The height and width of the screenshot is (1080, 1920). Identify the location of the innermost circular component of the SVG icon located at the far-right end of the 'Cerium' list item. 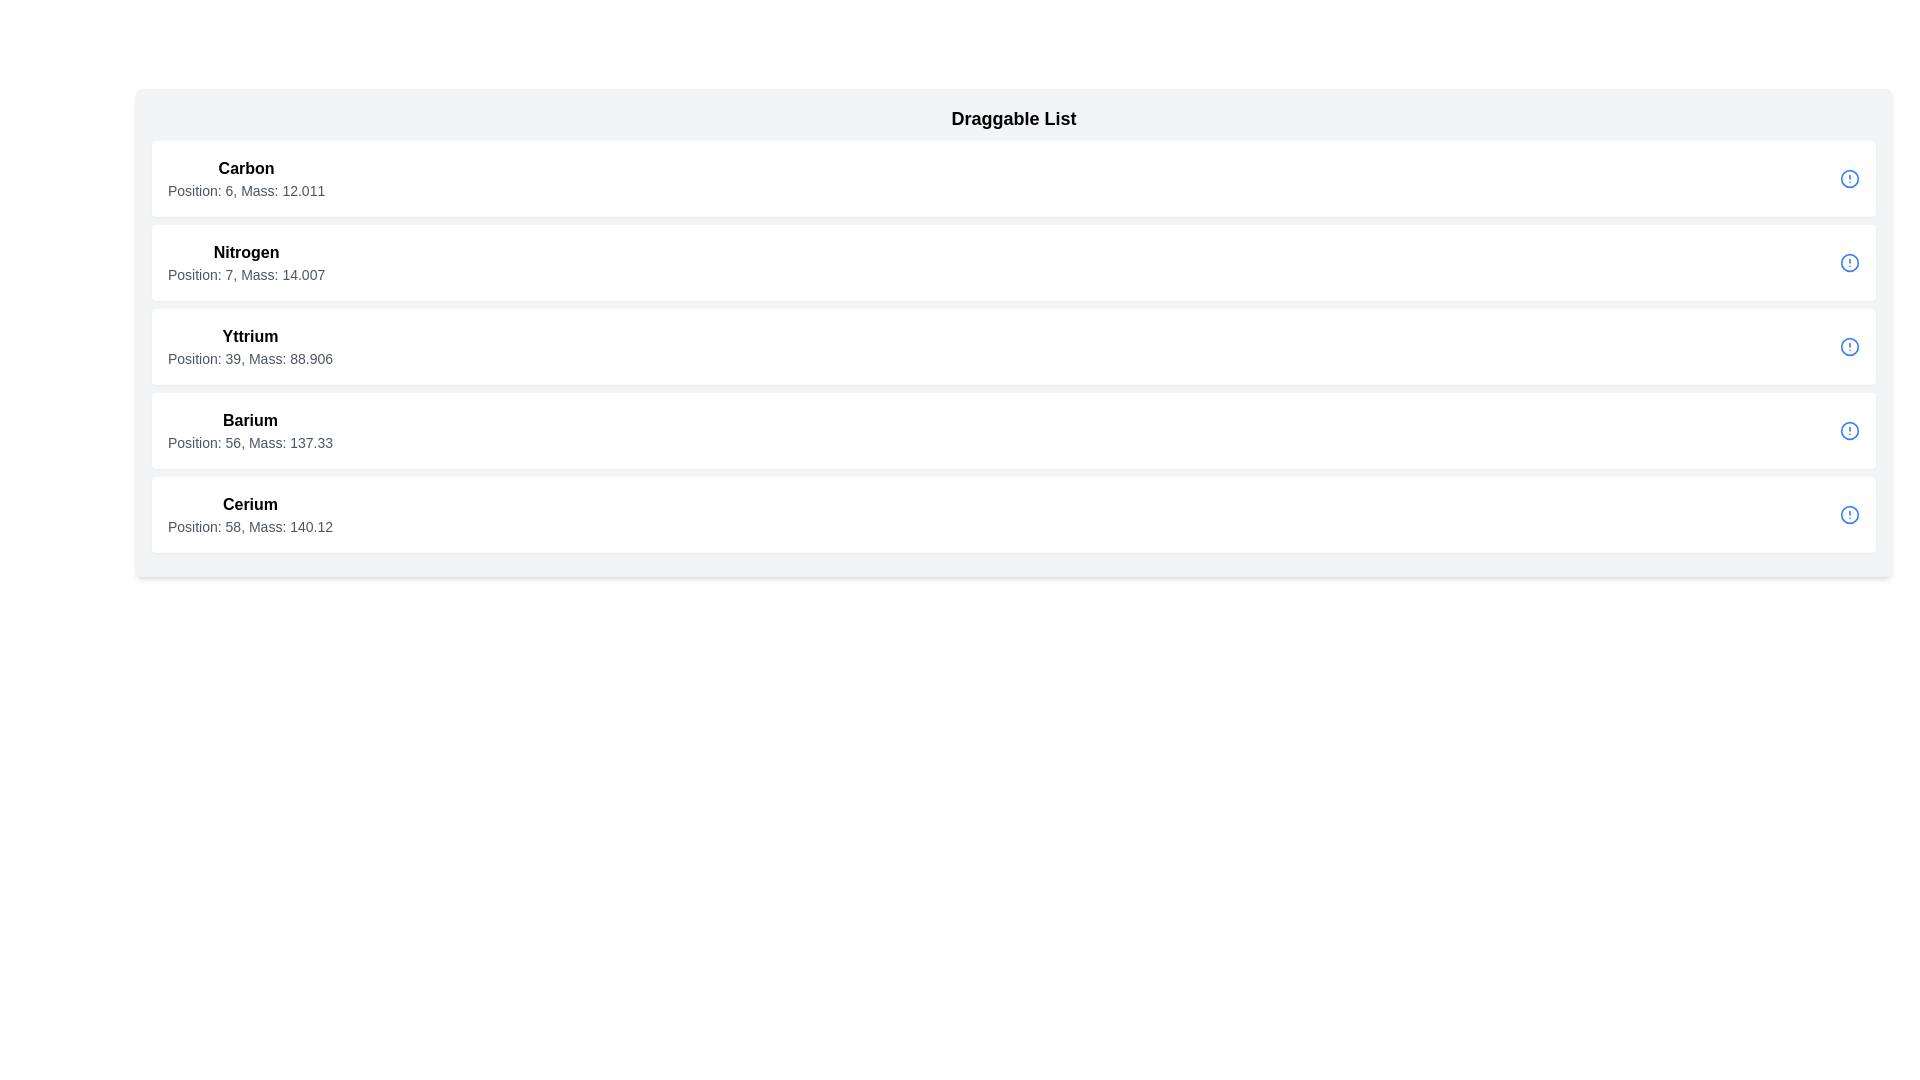
(1848, 512).